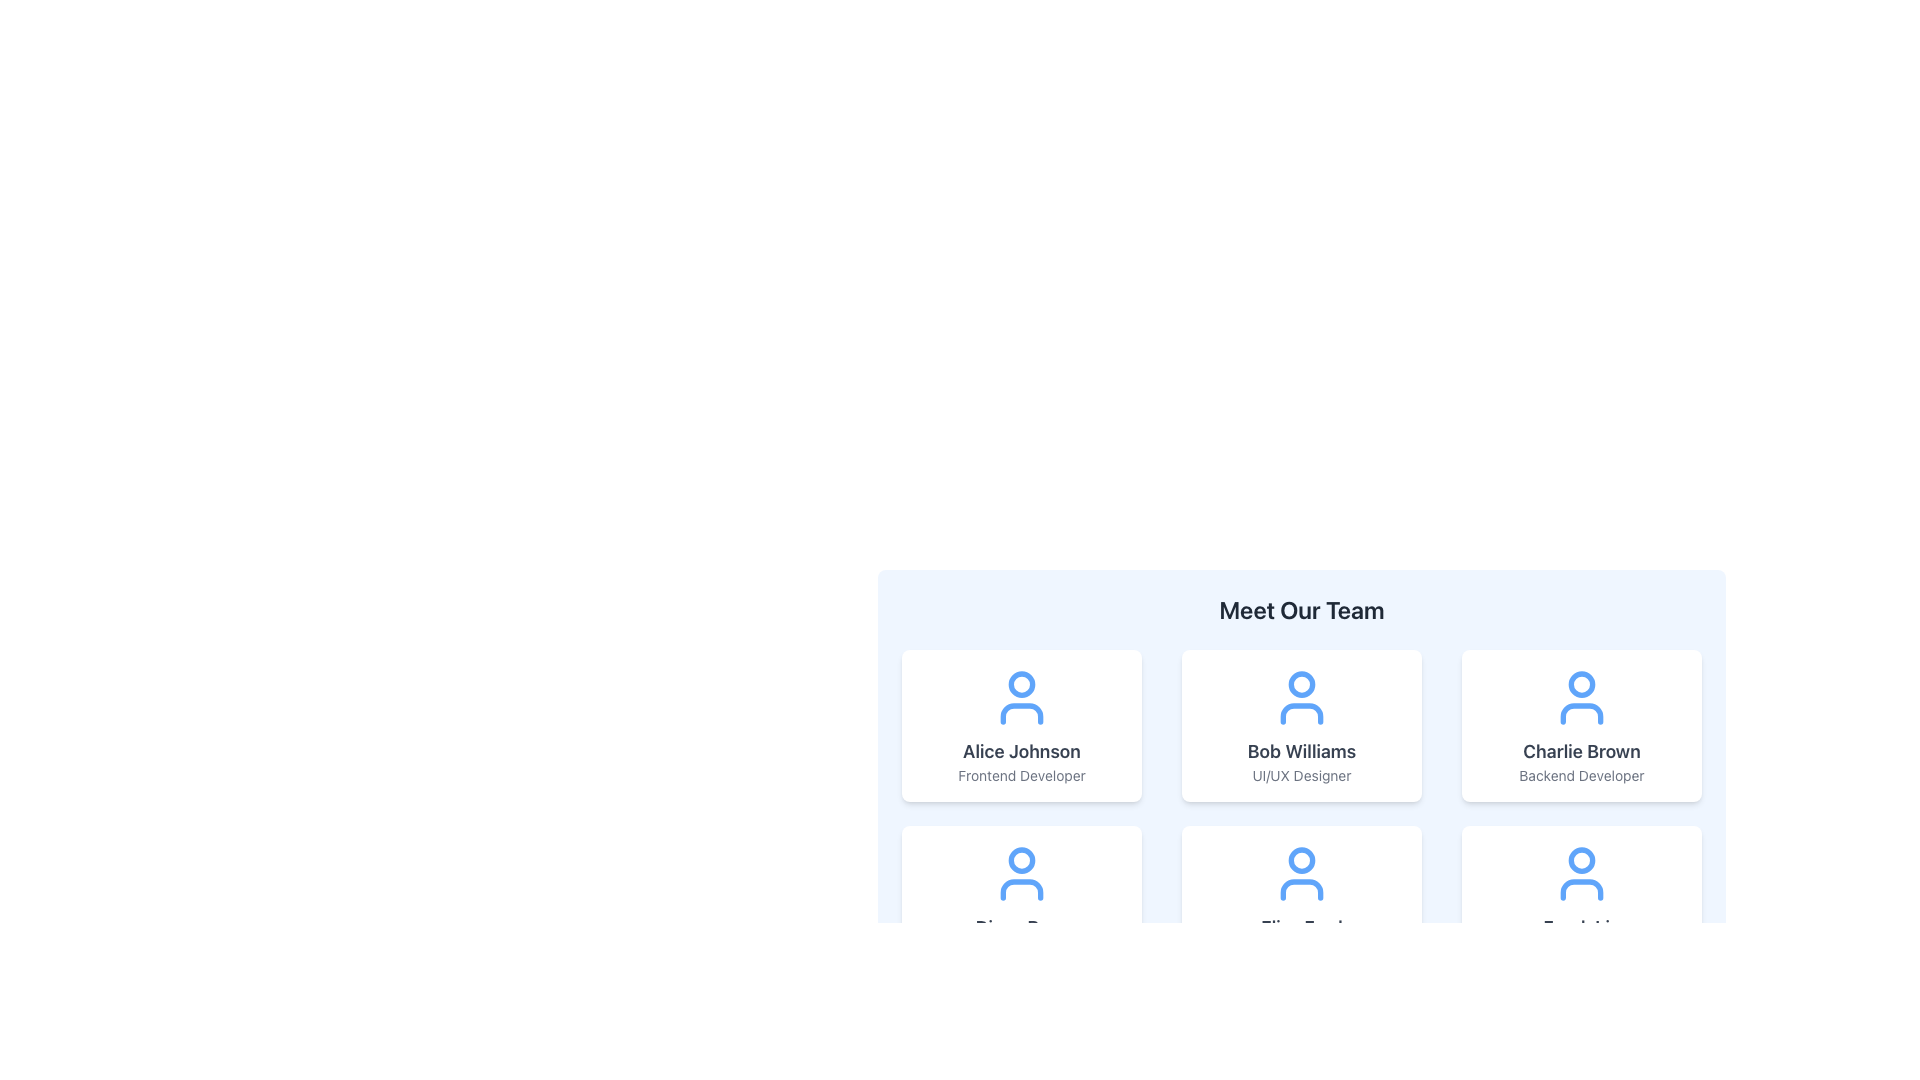  What do you see at coordinates (1301, 712) in the screenshot?
I see `the decorative SVG graphic element representing team member Bob Williams in the 'Meet Our Team' section` at bounding box center [1301, 712].